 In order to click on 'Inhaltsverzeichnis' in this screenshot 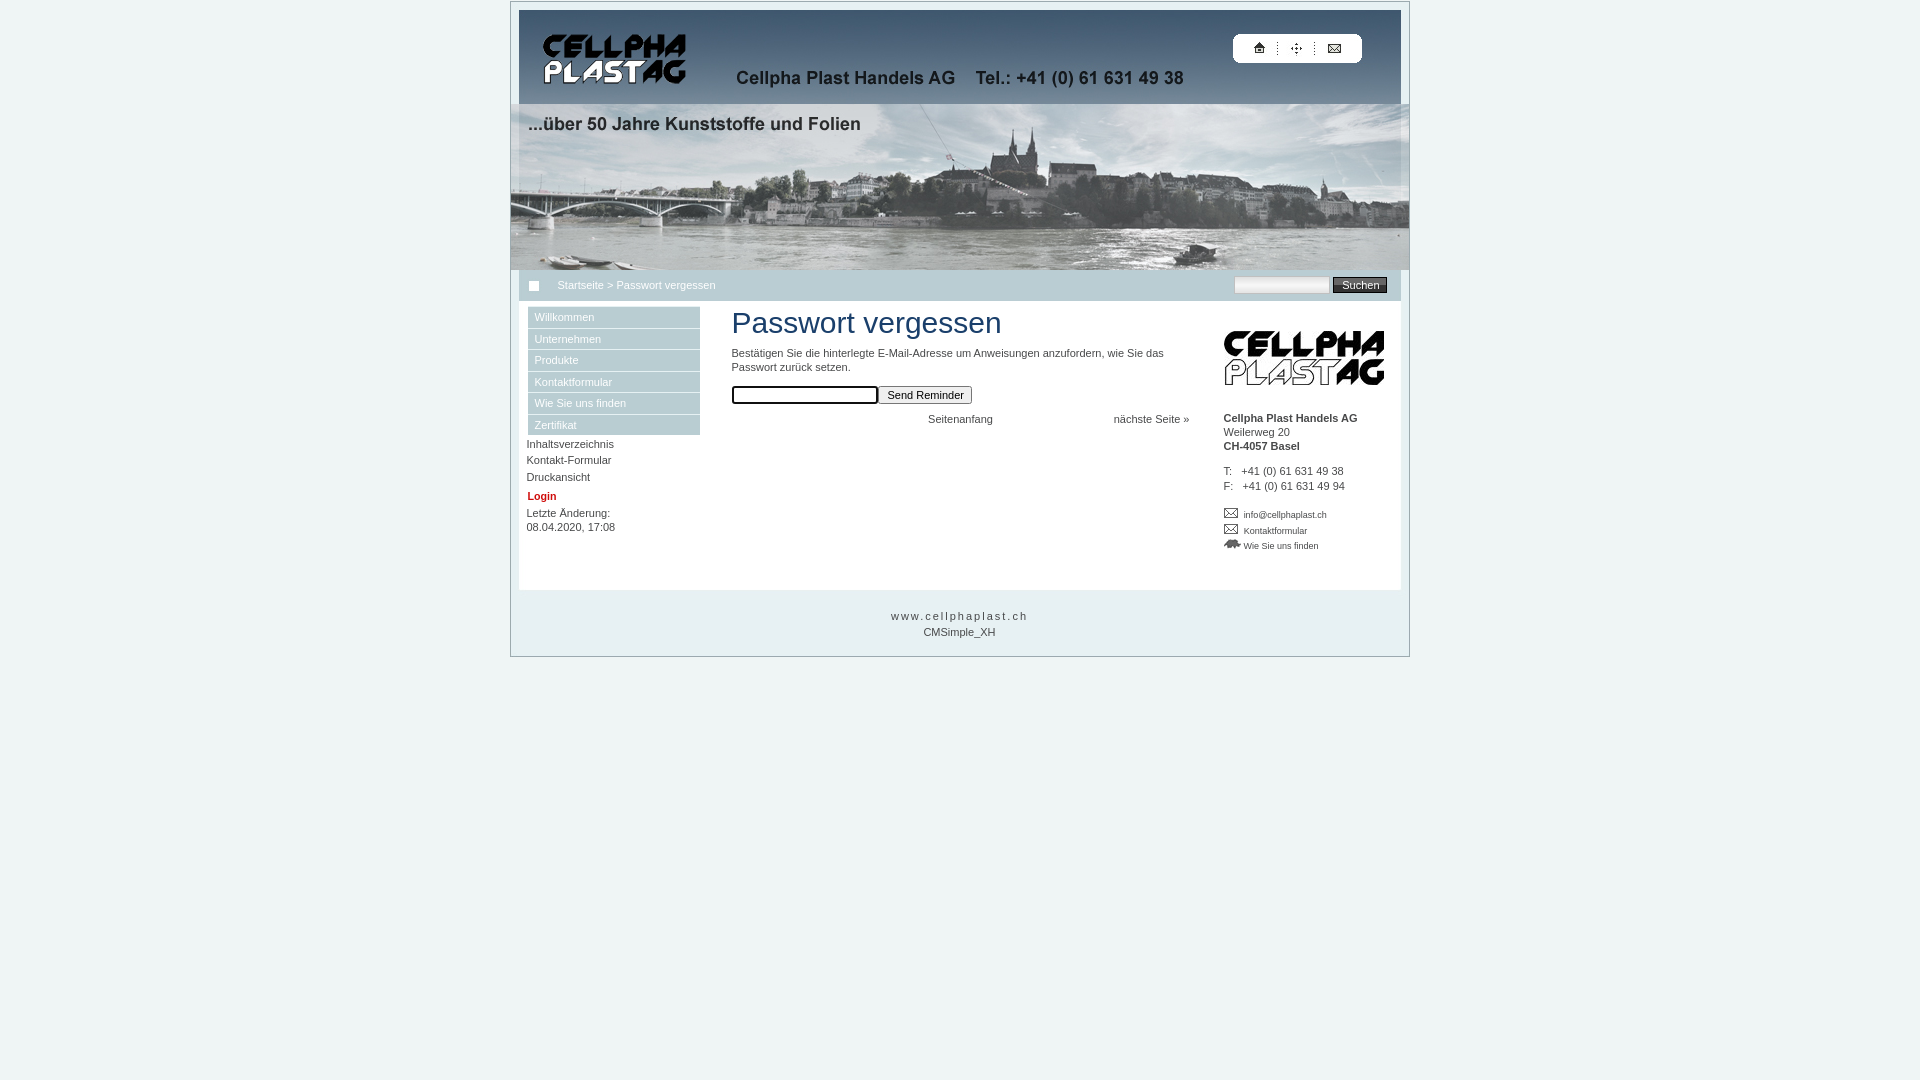, I will do `click(568, 442)`.